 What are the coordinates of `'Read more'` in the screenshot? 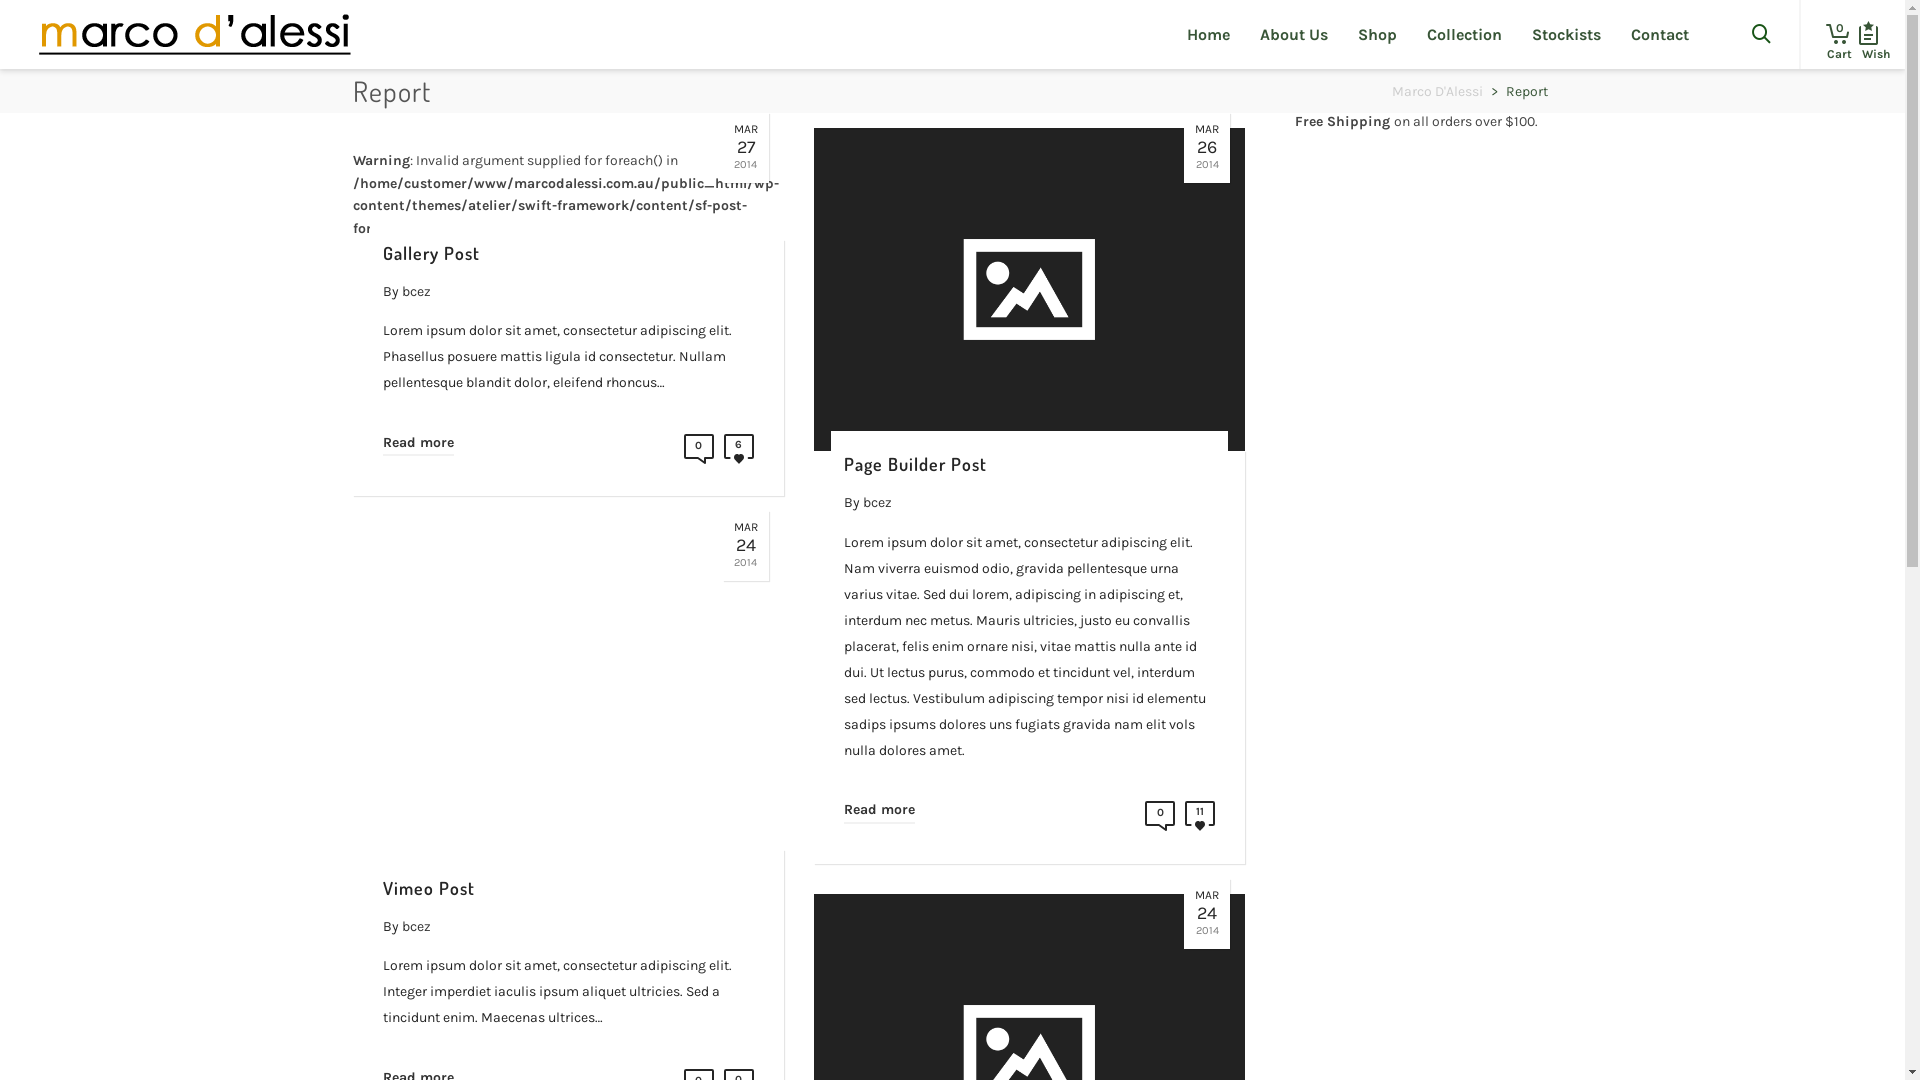 It's located at (416, 438).